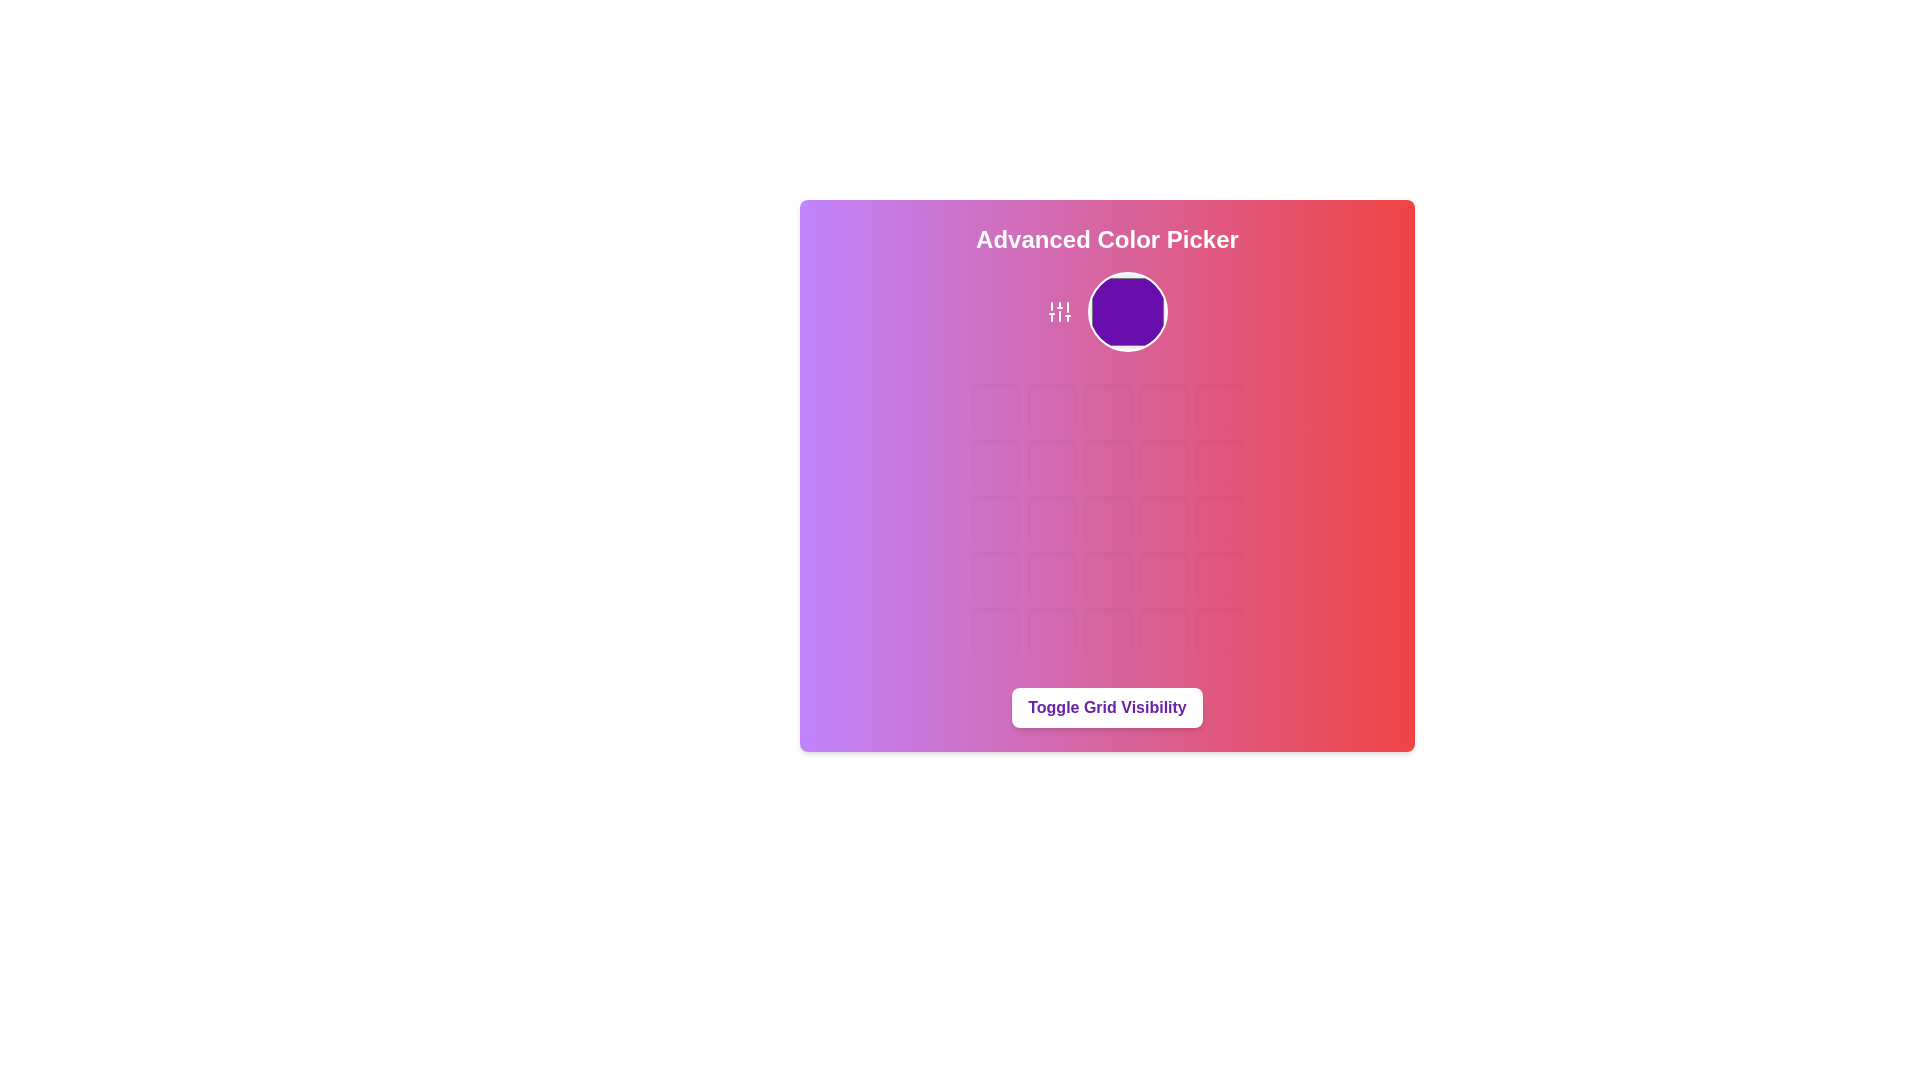  Describe the element at coordinates (1163, 632) in the screenshot. I see `the highlighted Grid Tile located in the last row and the fourth column of the grid layout` at that location.